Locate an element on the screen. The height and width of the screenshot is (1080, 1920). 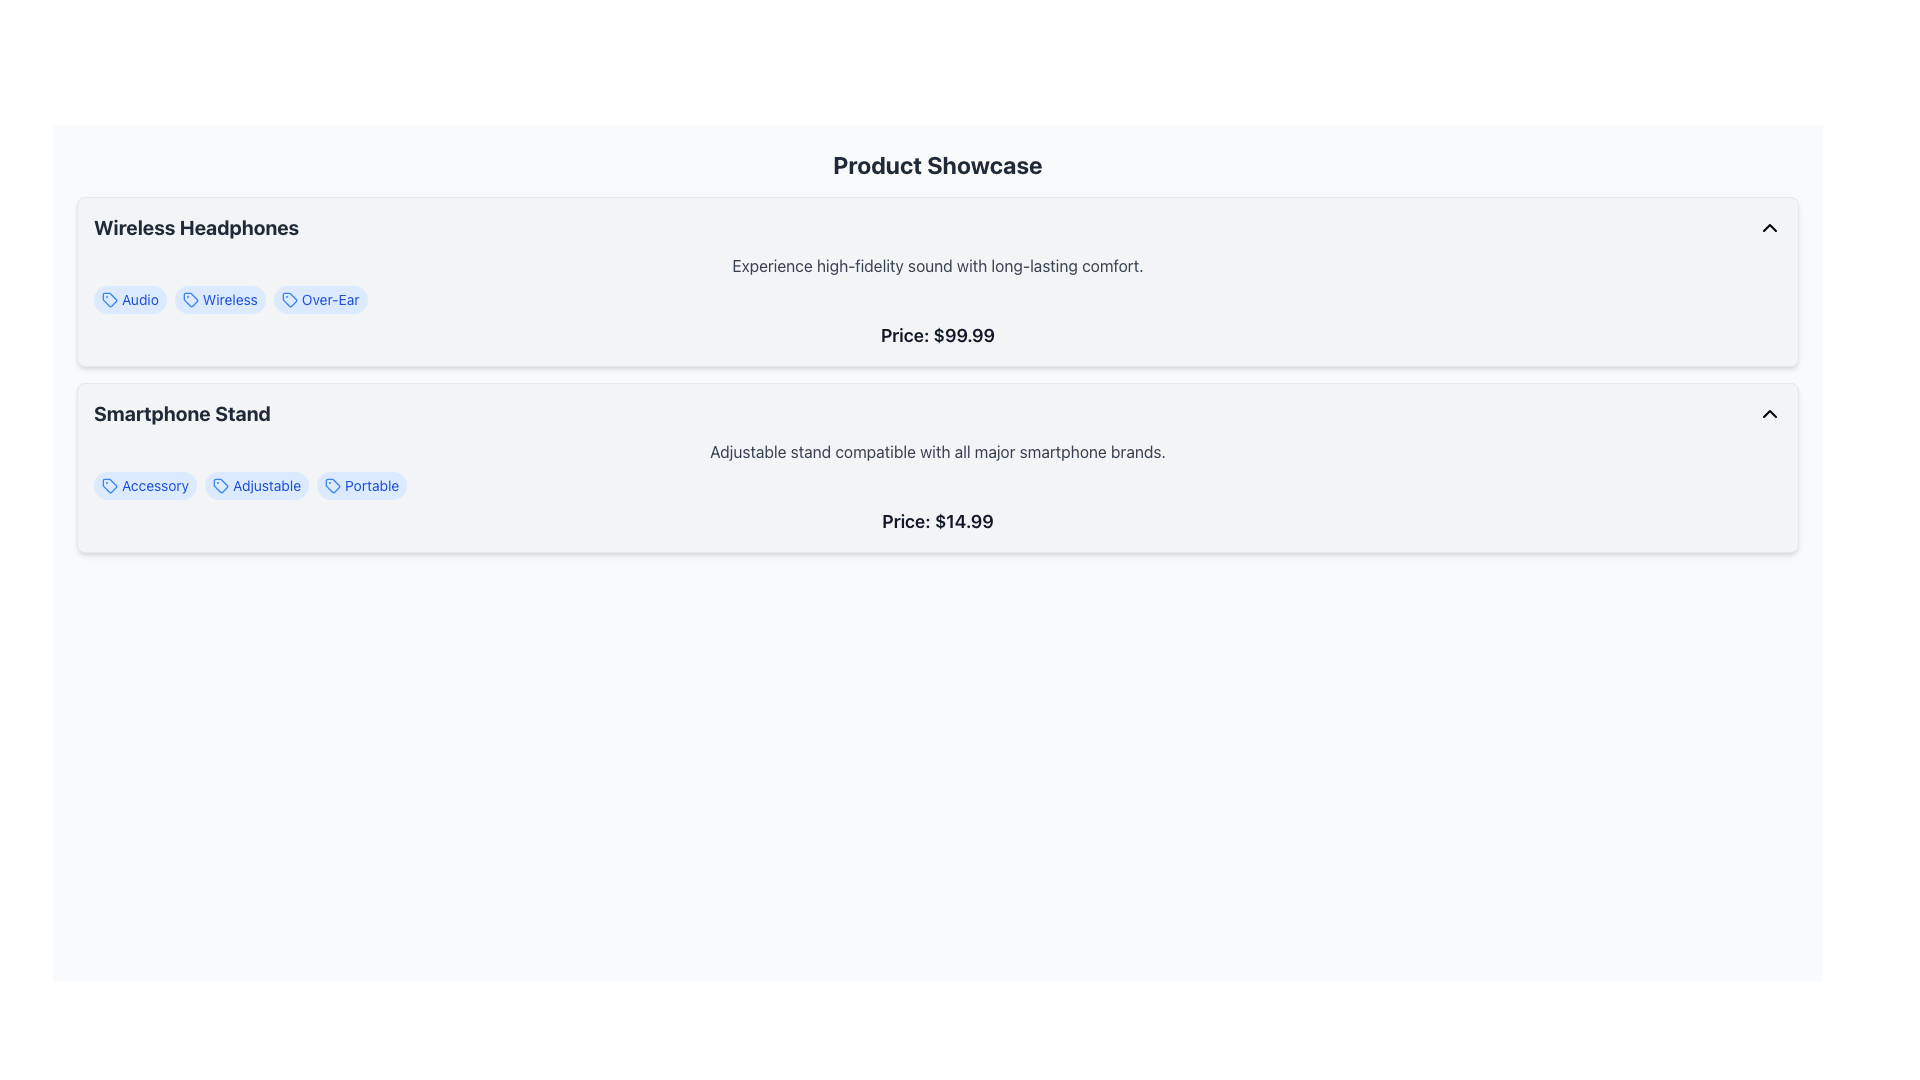
the chevron-up icon located in the upper-right corner of the 'Wireless Headphones' section header is located at coordinates (1770, 226).